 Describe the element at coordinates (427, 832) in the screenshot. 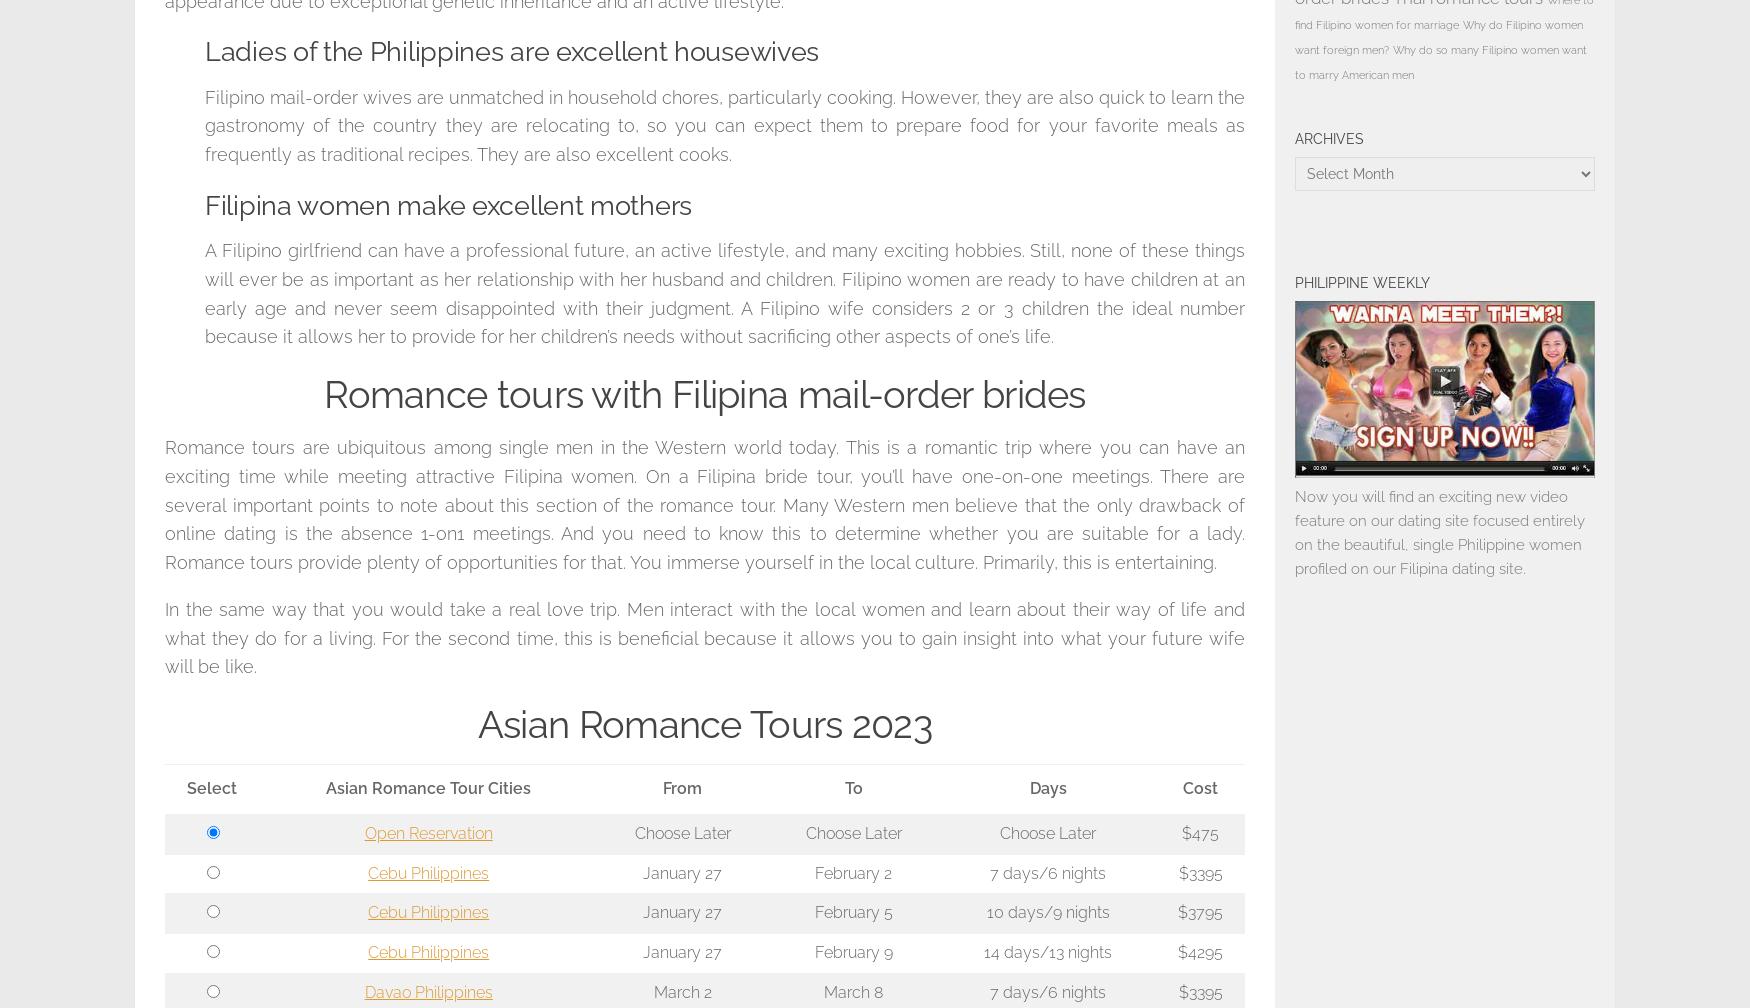

I see `'Open Reservation'` at that location.